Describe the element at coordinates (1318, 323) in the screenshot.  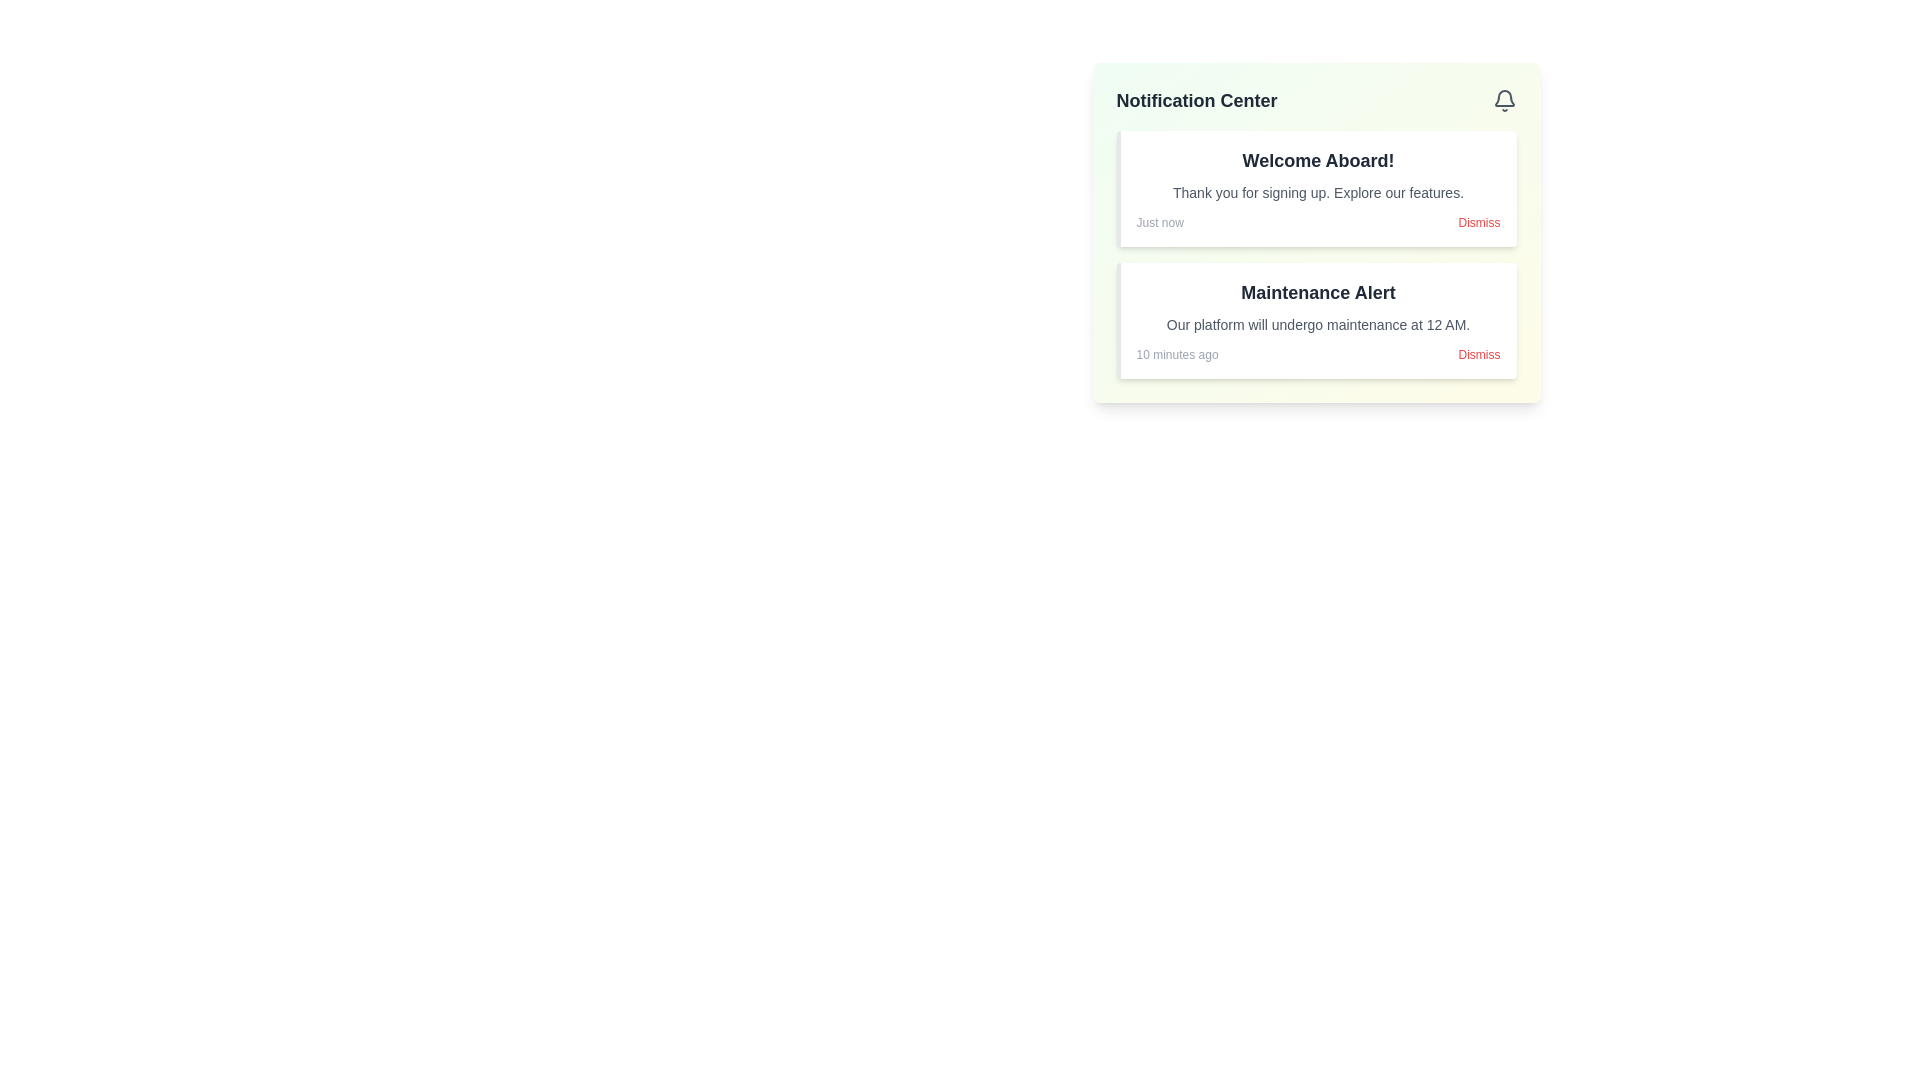
I see `the second line of text within the 'Maintenance Alert' notification card that communicates a detailed message about maintenance` at that location.